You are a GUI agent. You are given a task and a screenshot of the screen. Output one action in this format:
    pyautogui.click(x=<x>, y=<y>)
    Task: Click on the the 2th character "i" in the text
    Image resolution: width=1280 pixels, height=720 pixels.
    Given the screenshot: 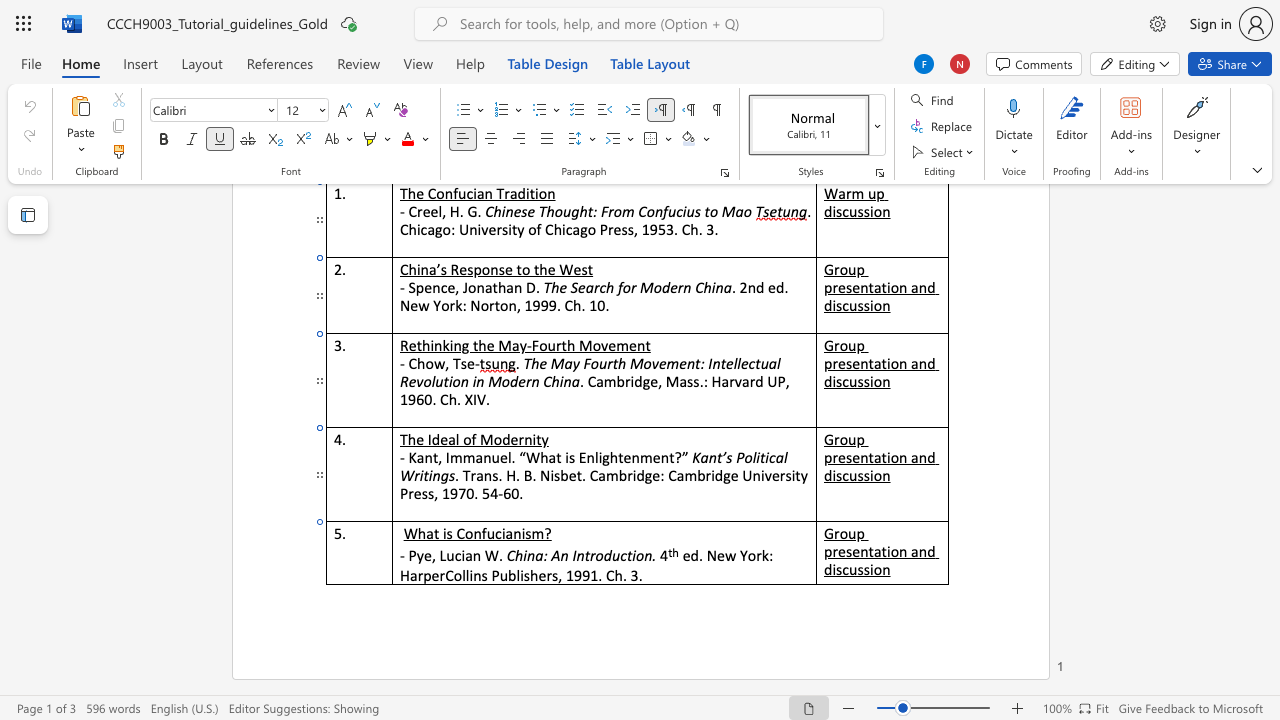 What is the action you would take?
    pyautogui.click(x=599, y=457)
    